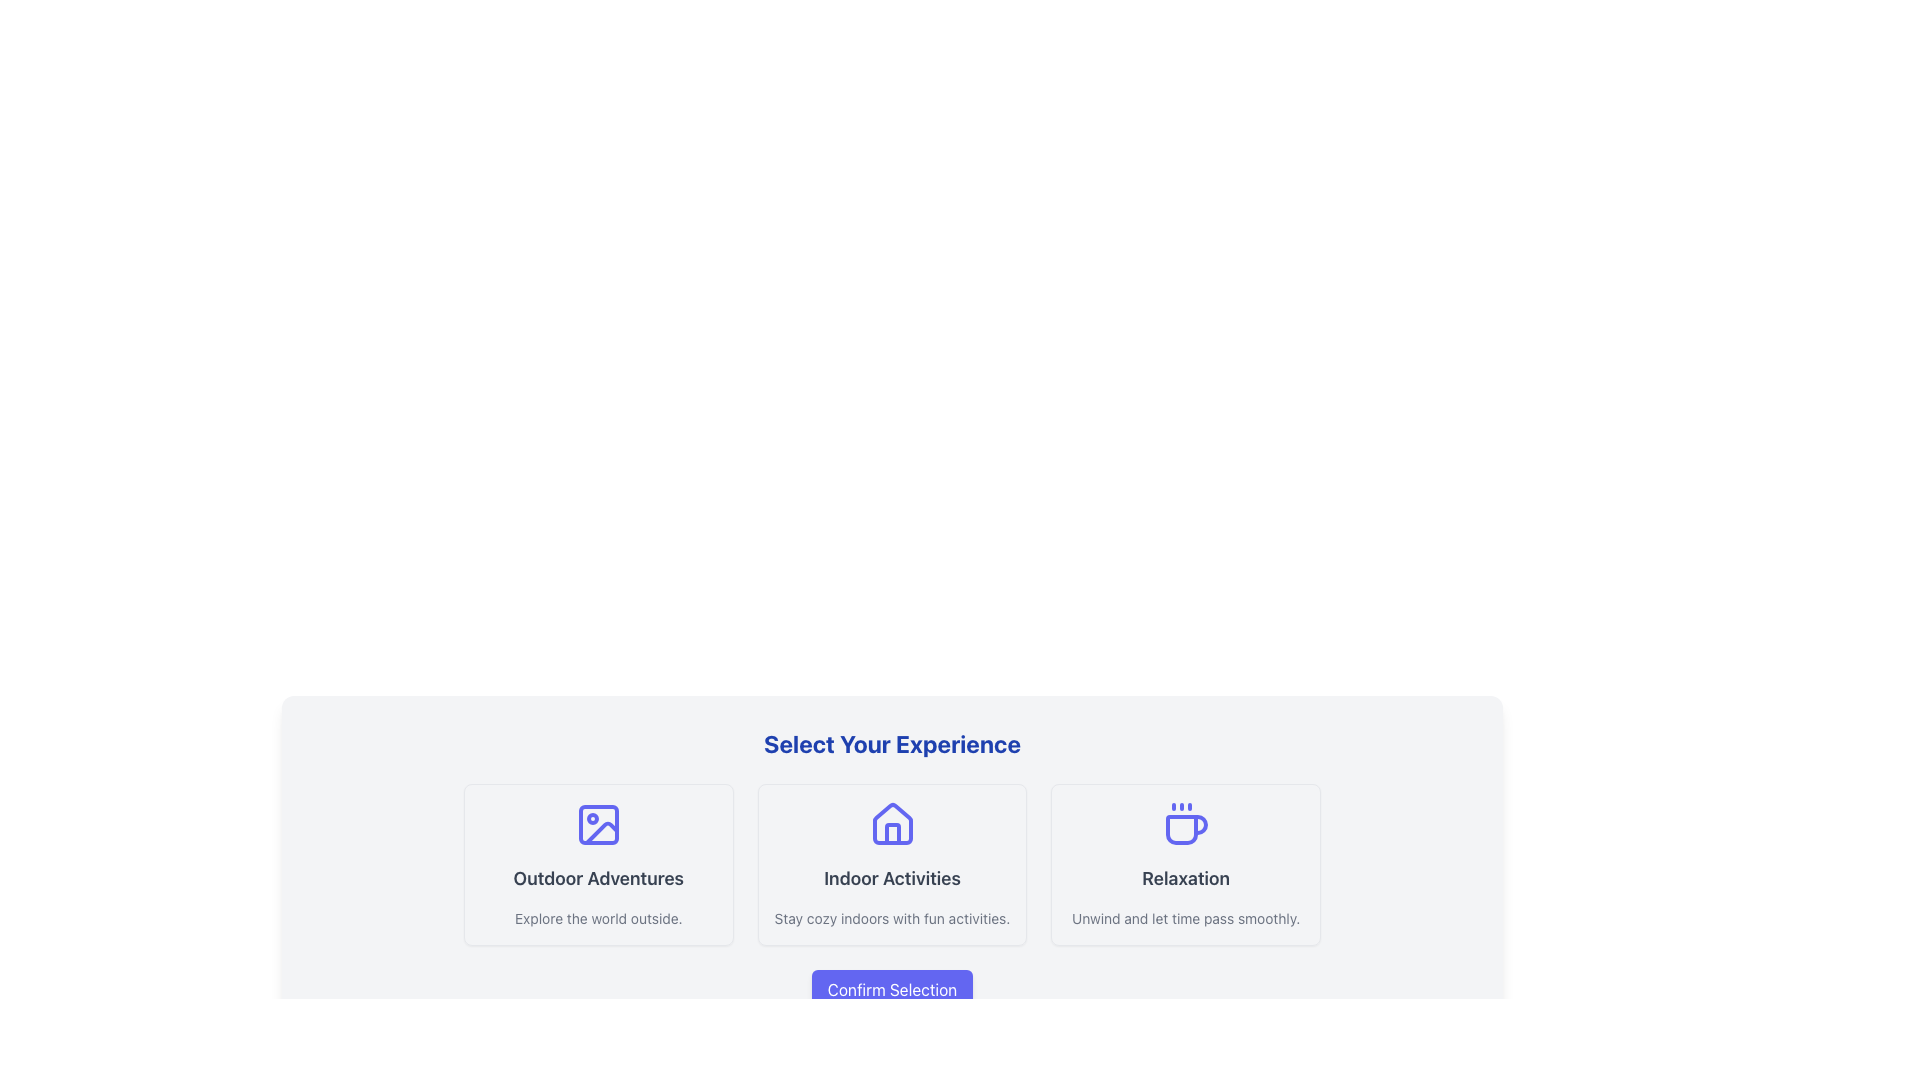 The width and height of the screenshot is (1920, 1080). Describe the element at coordinates (1186, 863) in the screenshot. I see `the rightmost card in a row of three cards` at that location.